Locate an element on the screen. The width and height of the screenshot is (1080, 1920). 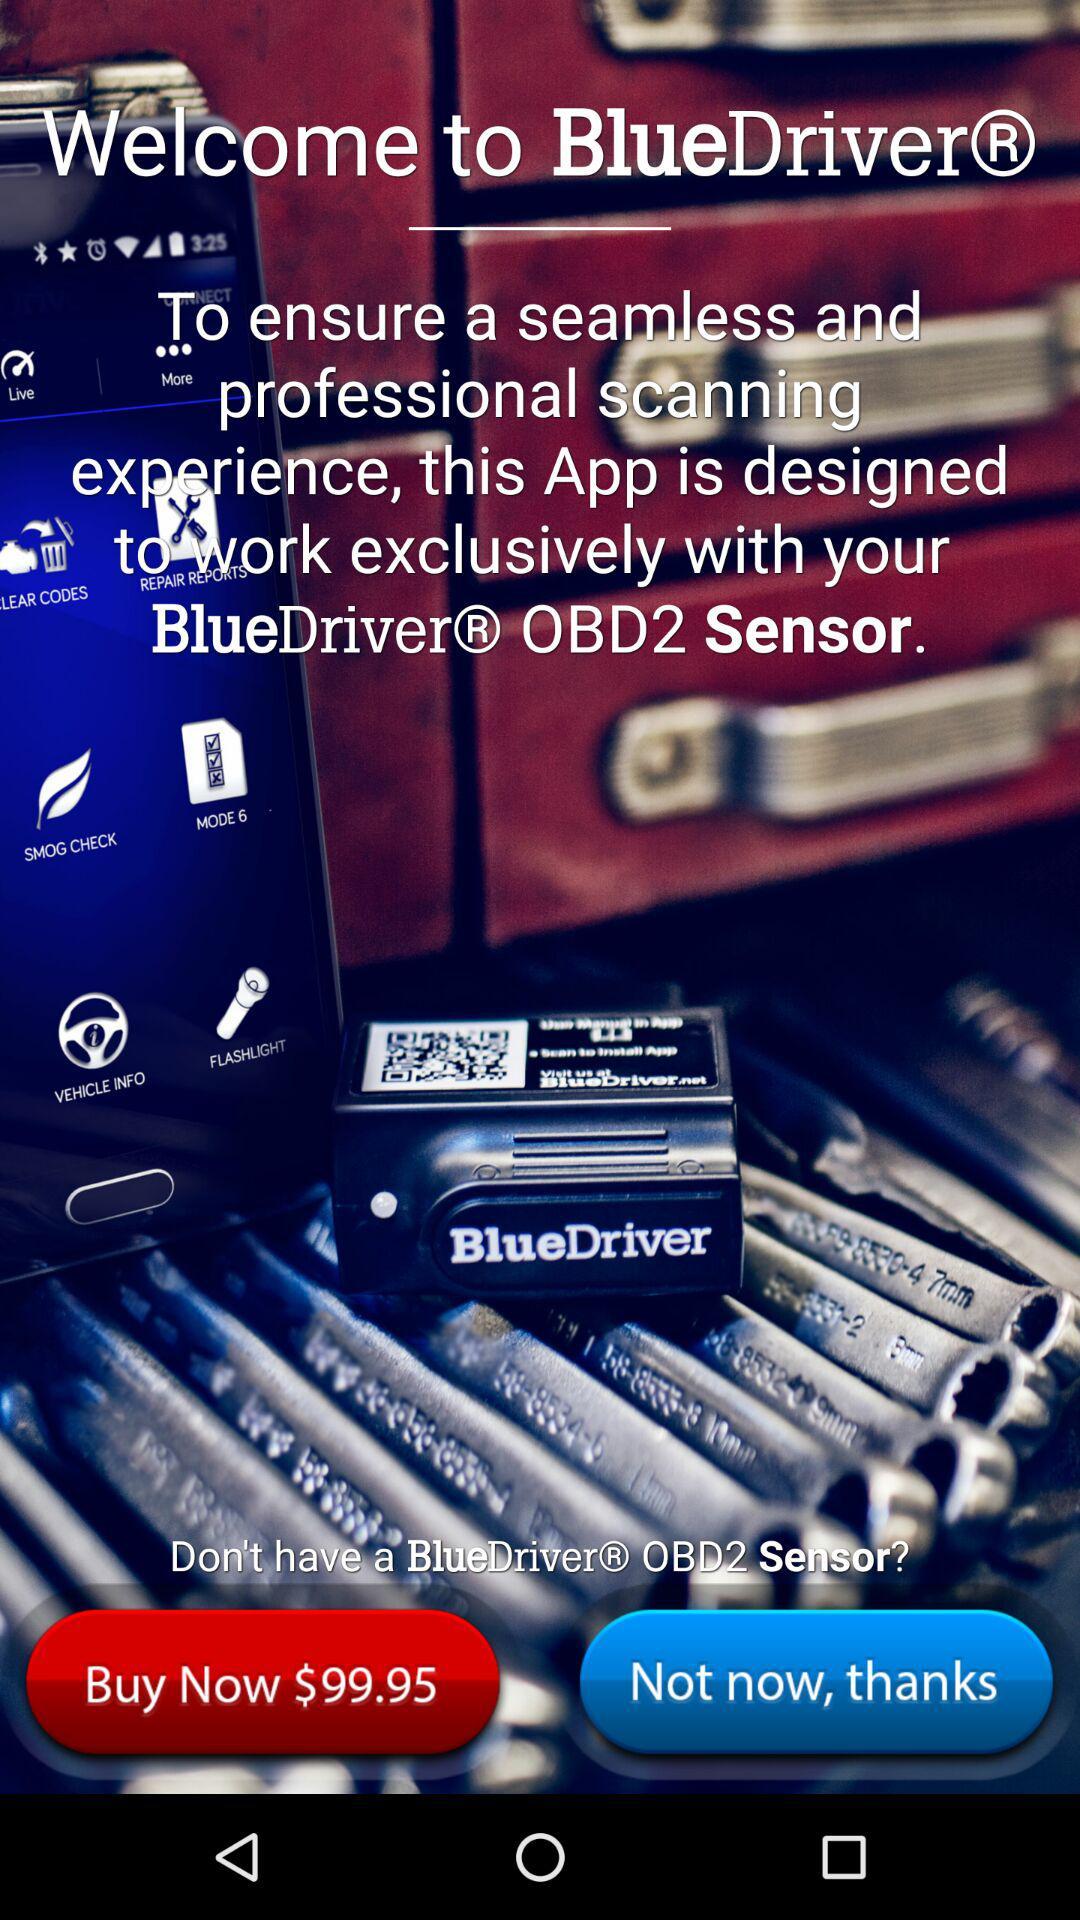
the icon at the bottom left corner is located at coordinates (262, 1680).